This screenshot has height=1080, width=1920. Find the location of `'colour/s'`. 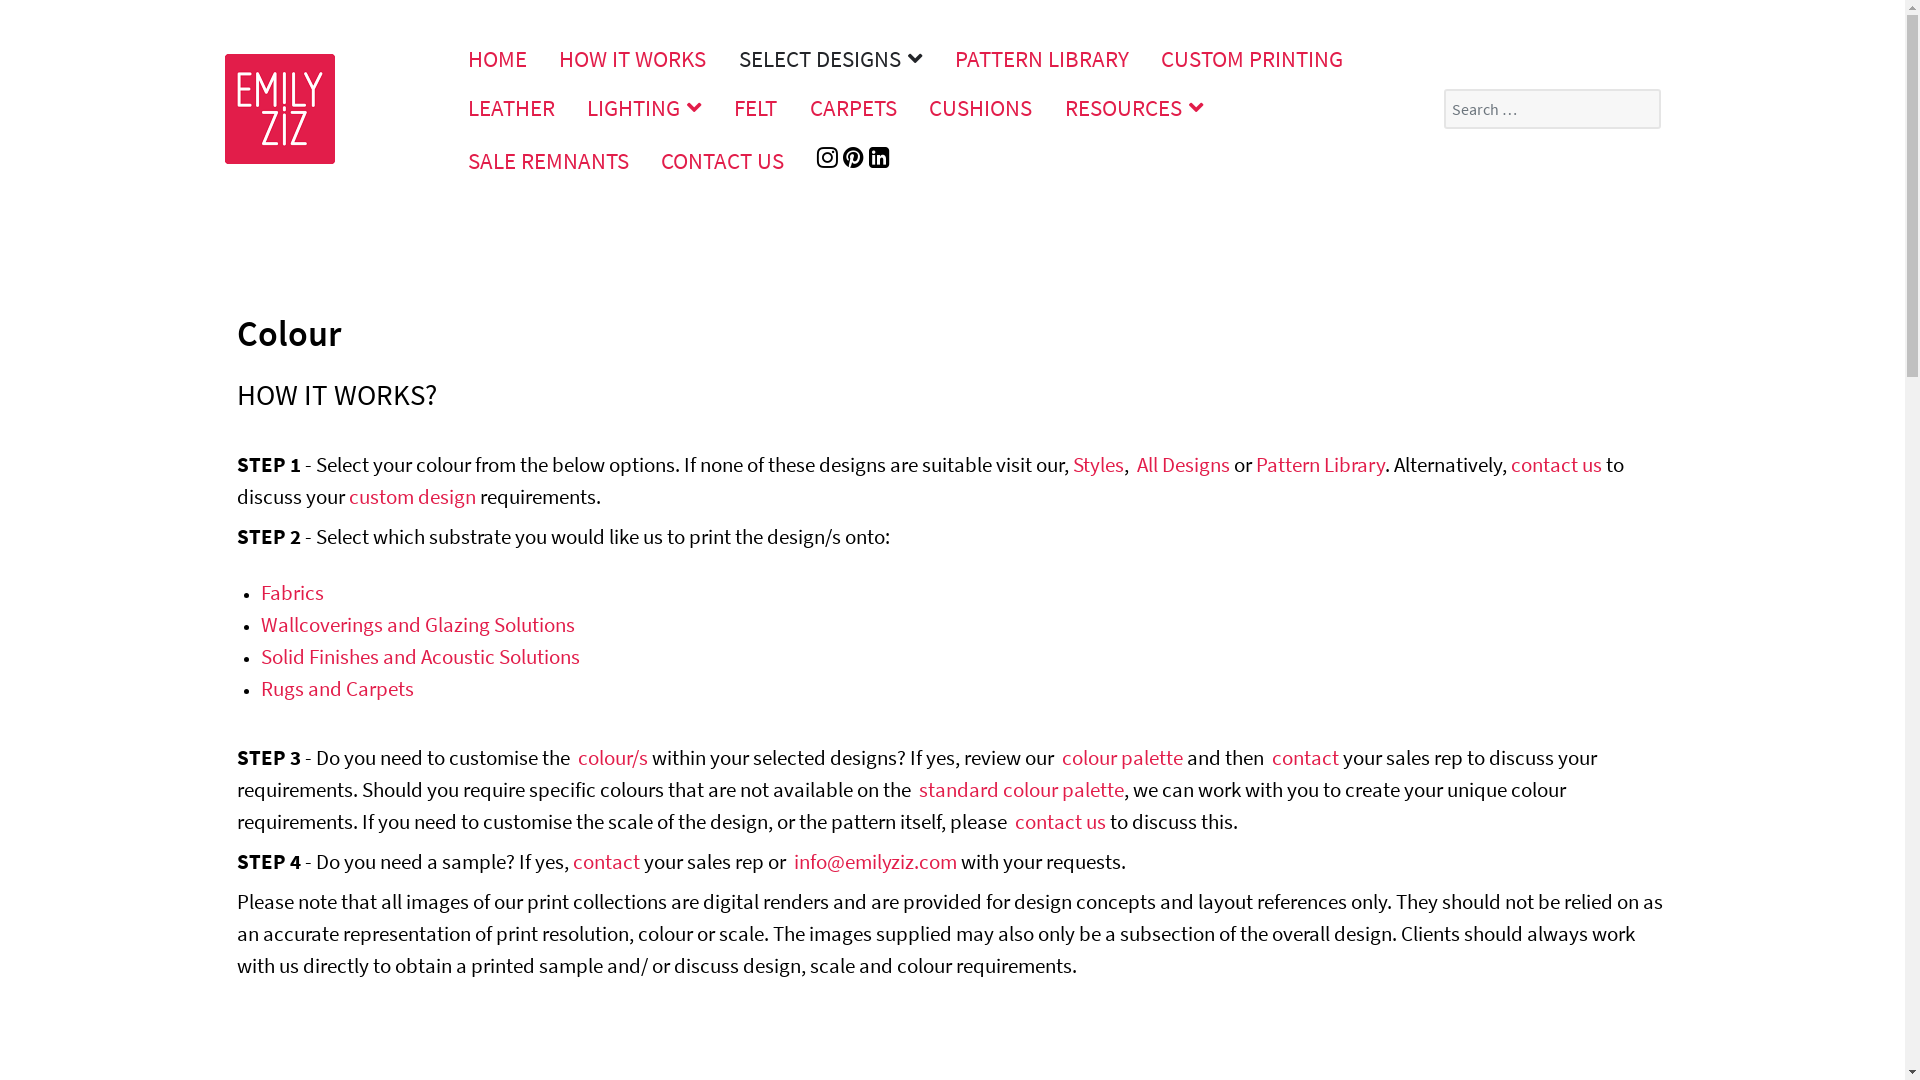

'colour/s' is located at coordinates (612, 757).